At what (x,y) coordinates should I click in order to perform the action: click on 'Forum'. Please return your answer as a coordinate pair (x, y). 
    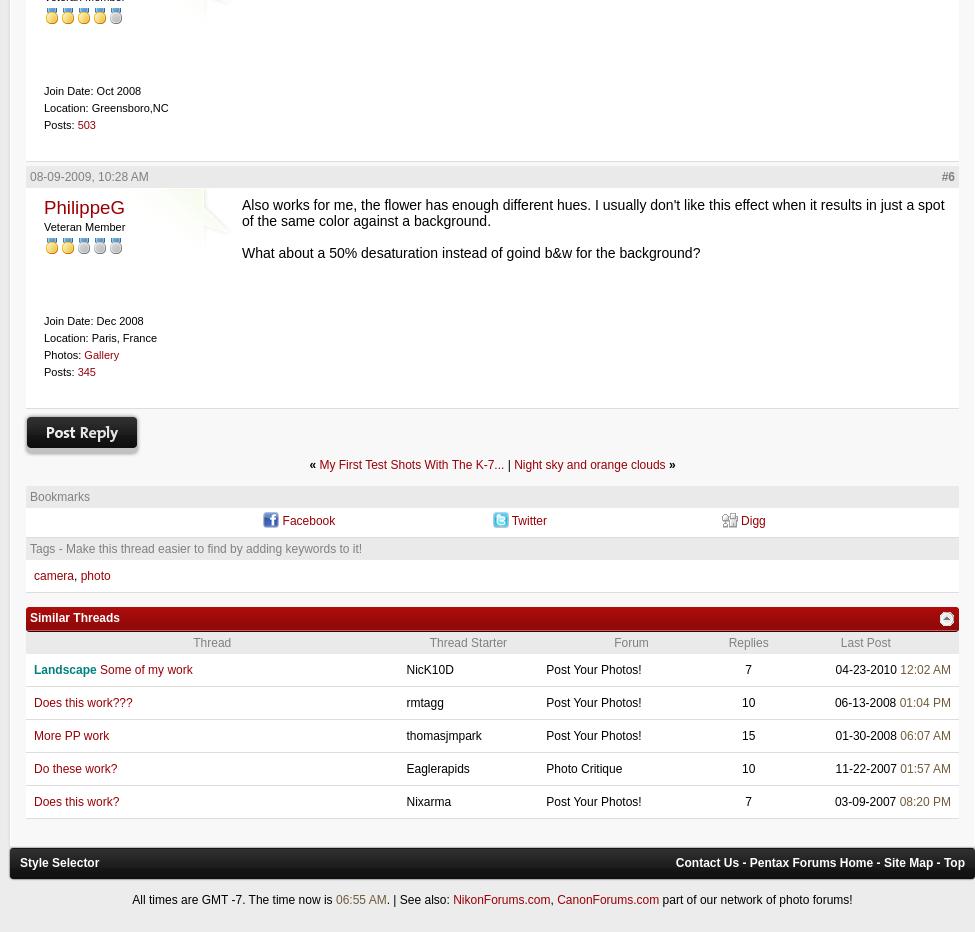
    Looking at the image, I should click on (631, 642).